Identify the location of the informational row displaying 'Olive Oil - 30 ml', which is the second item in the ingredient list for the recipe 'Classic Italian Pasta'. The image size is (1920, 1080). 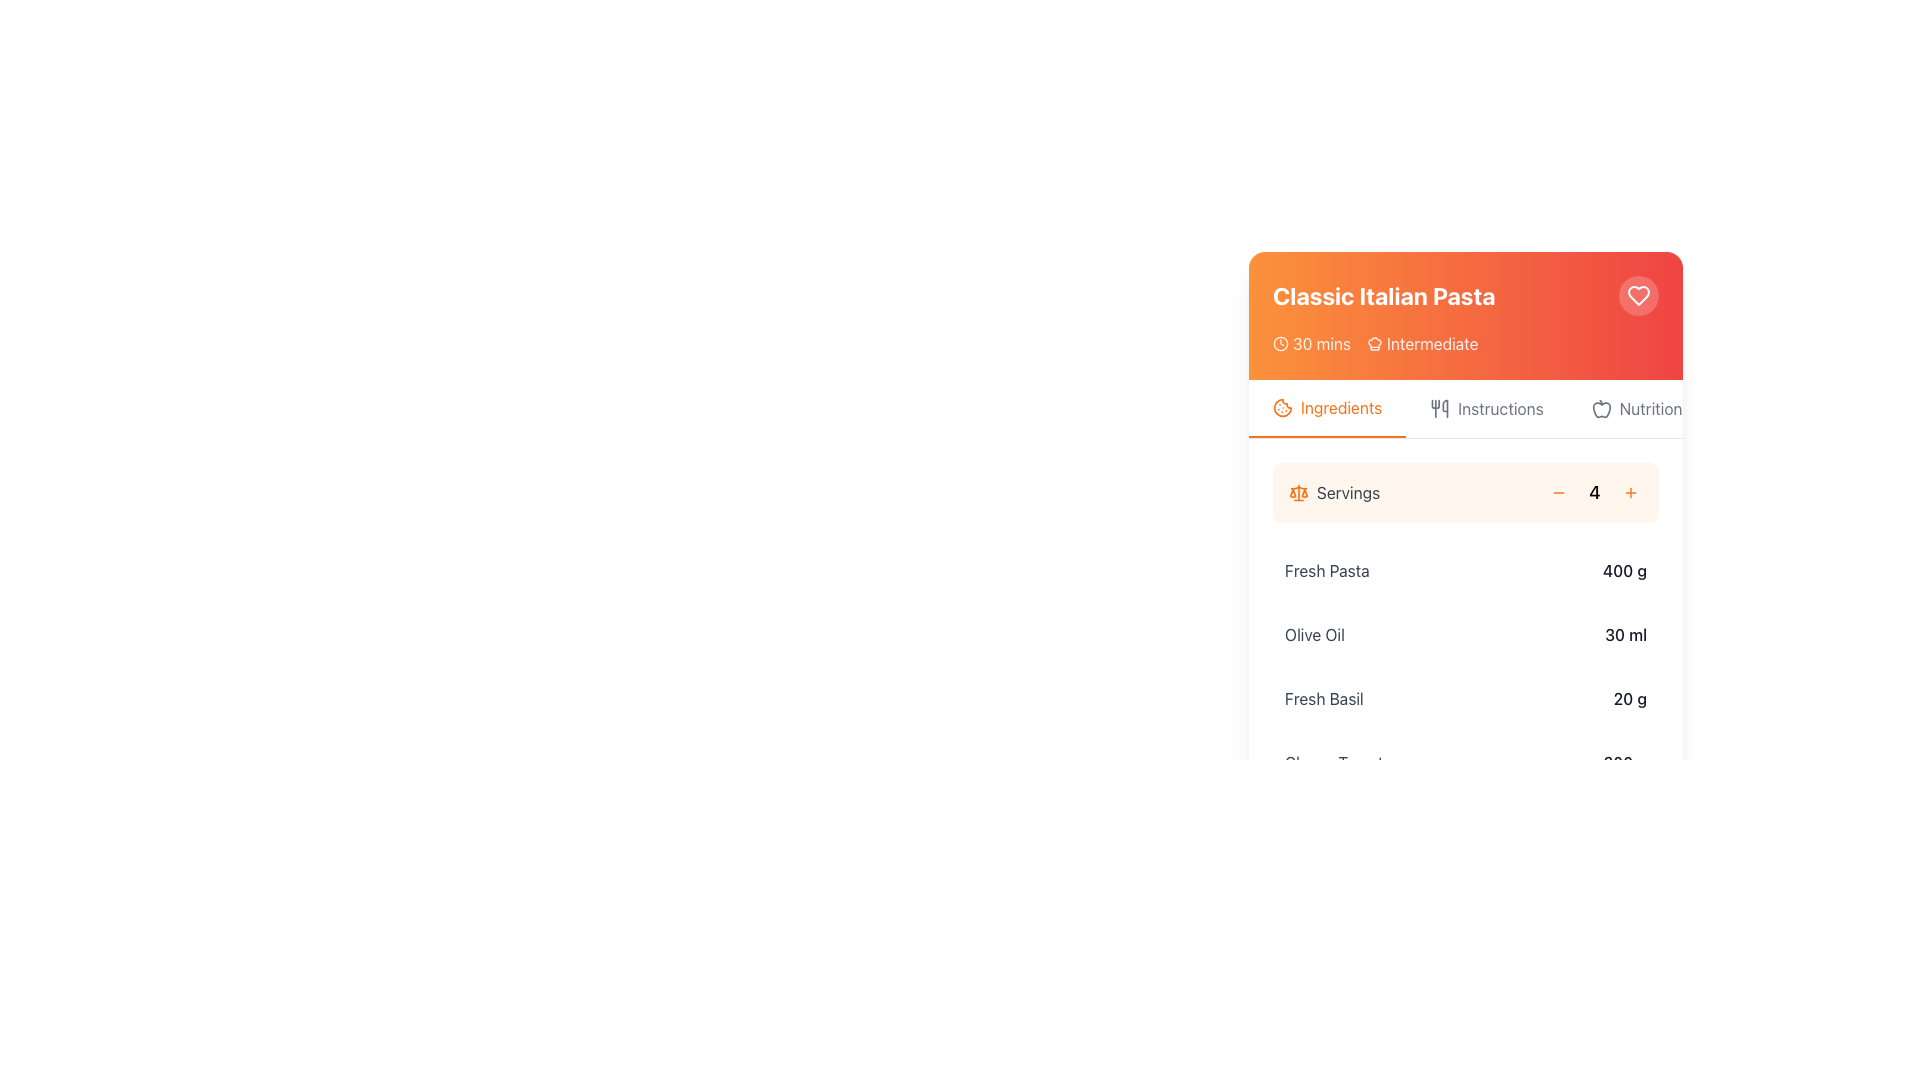
(1465, 635).